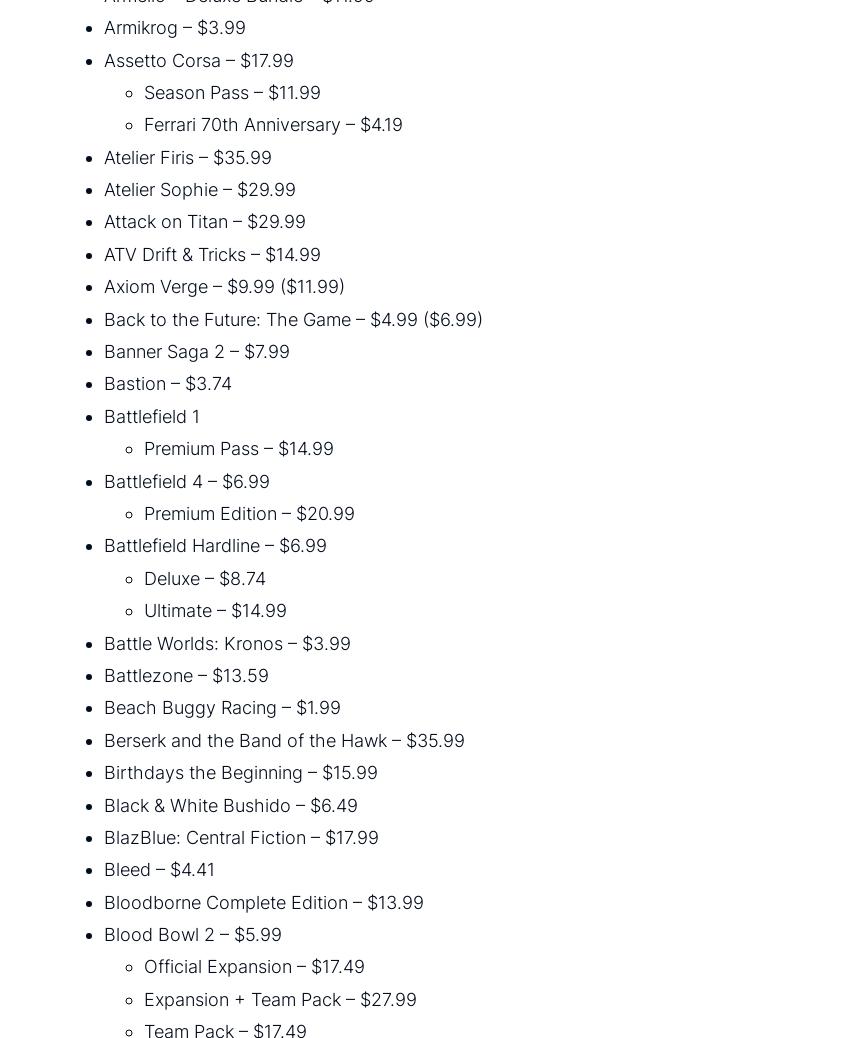  I want to click on 'Marvel’s Spider-Man 2 Sales Make it Fastest-Selling PlayStation Studios Game', so click(167, 763).